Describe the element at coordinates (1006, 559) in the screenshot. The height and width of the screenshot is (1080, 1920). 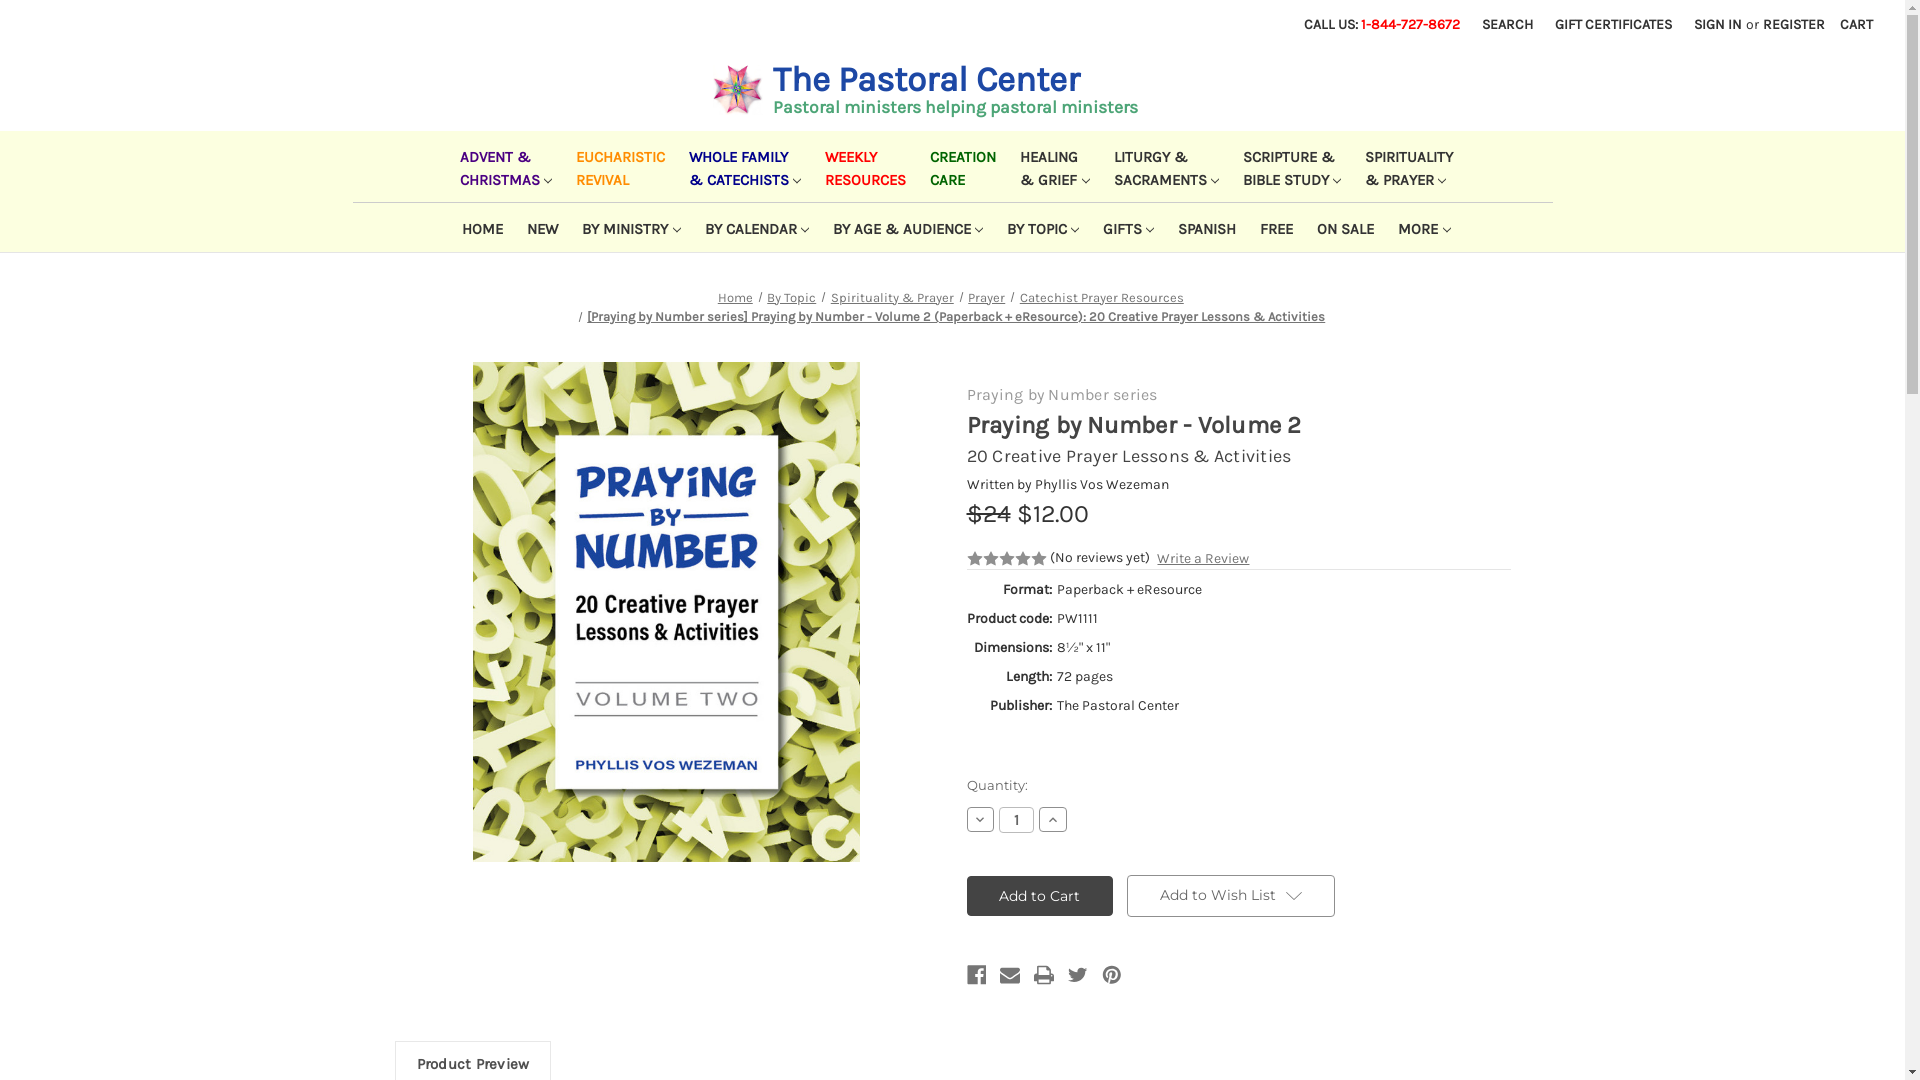
I see `'Product rating is 0 of 5'` at that location.